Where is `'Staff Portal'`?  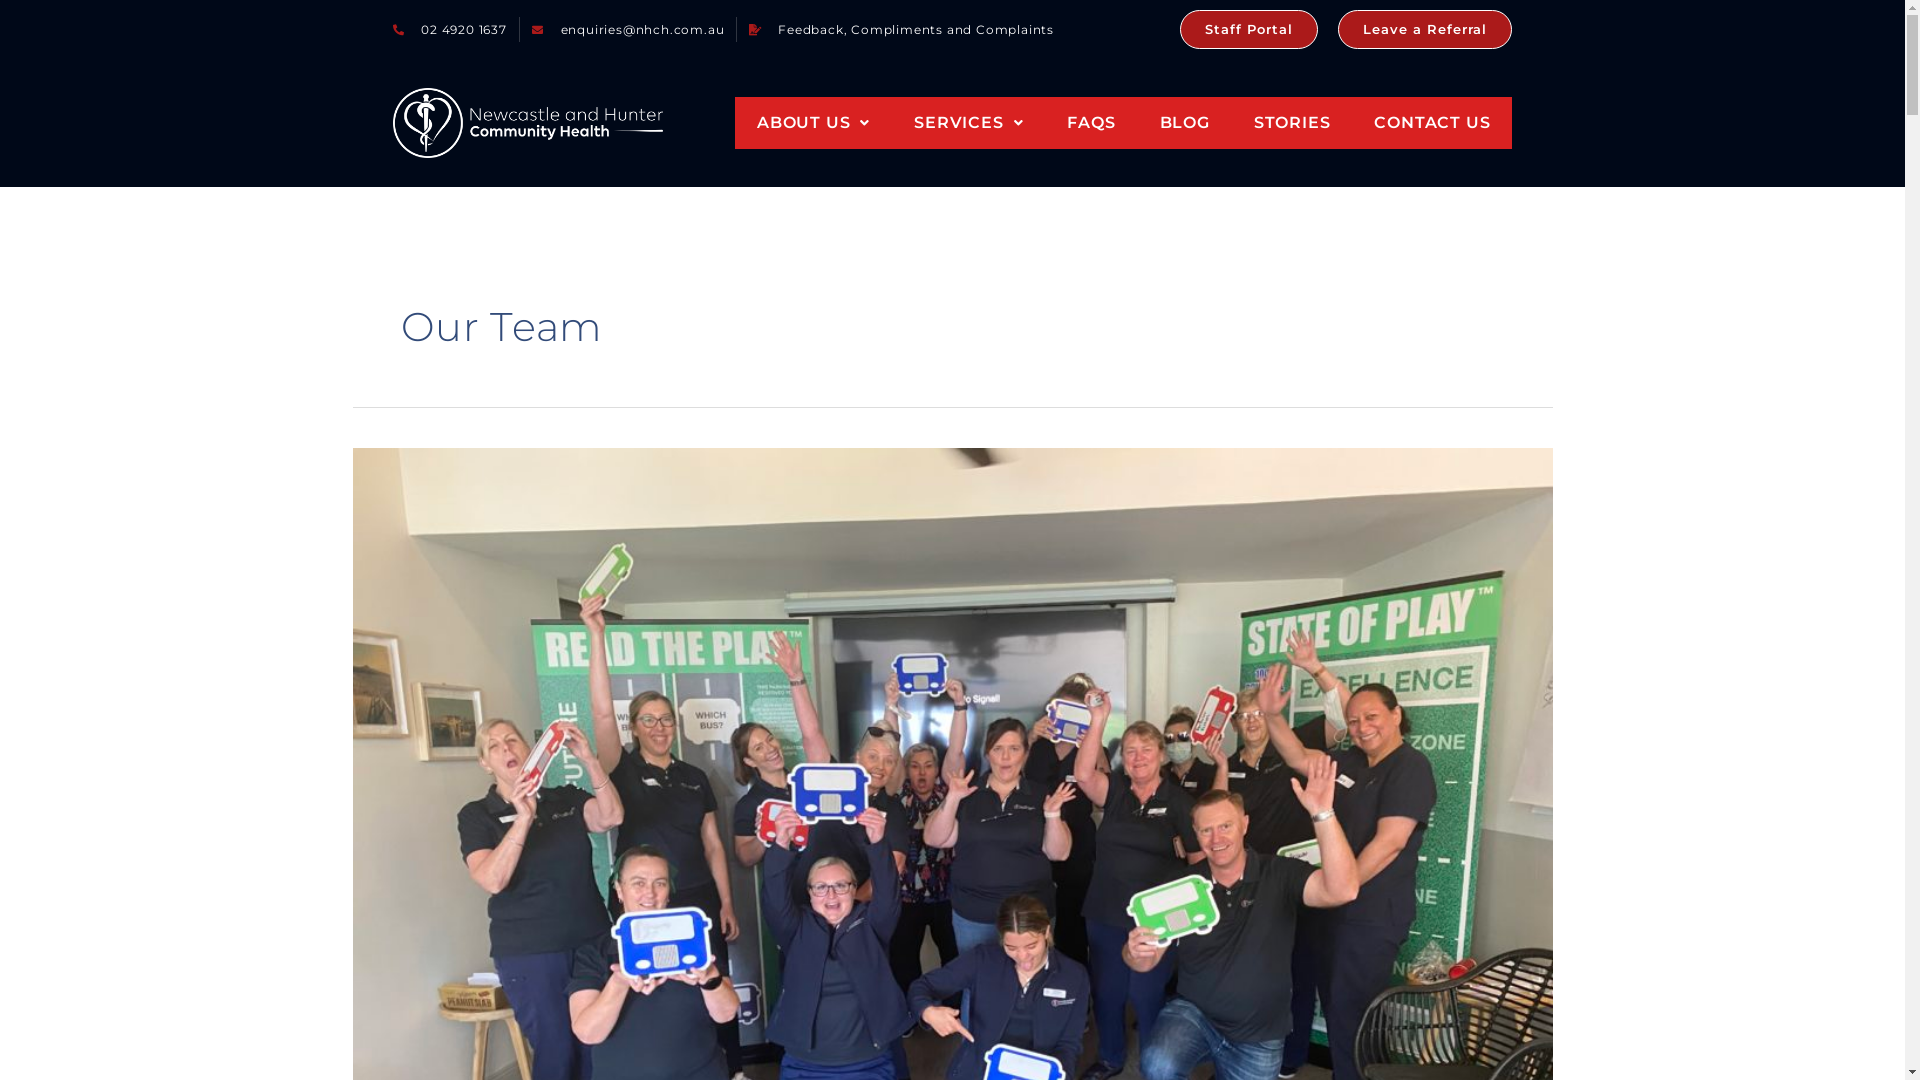 'Staff Portal' is located at coordinates (1247, 29).